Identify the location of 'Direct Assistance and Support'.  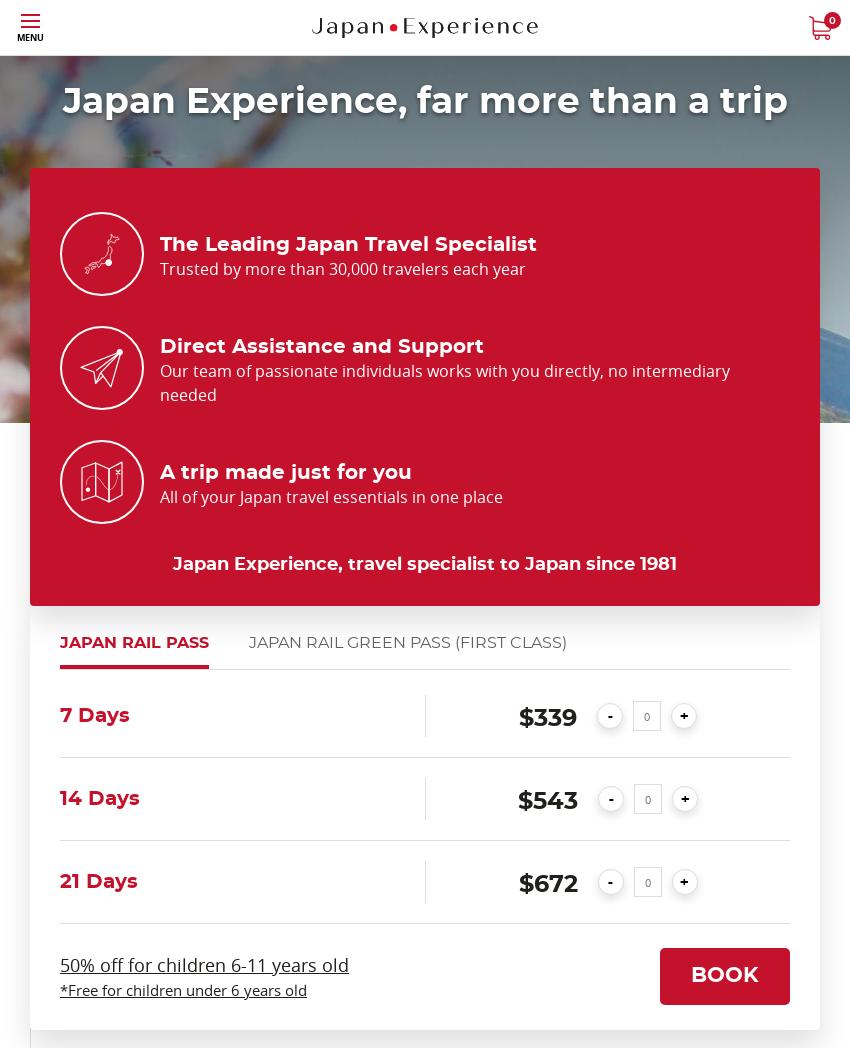
(321, 346).